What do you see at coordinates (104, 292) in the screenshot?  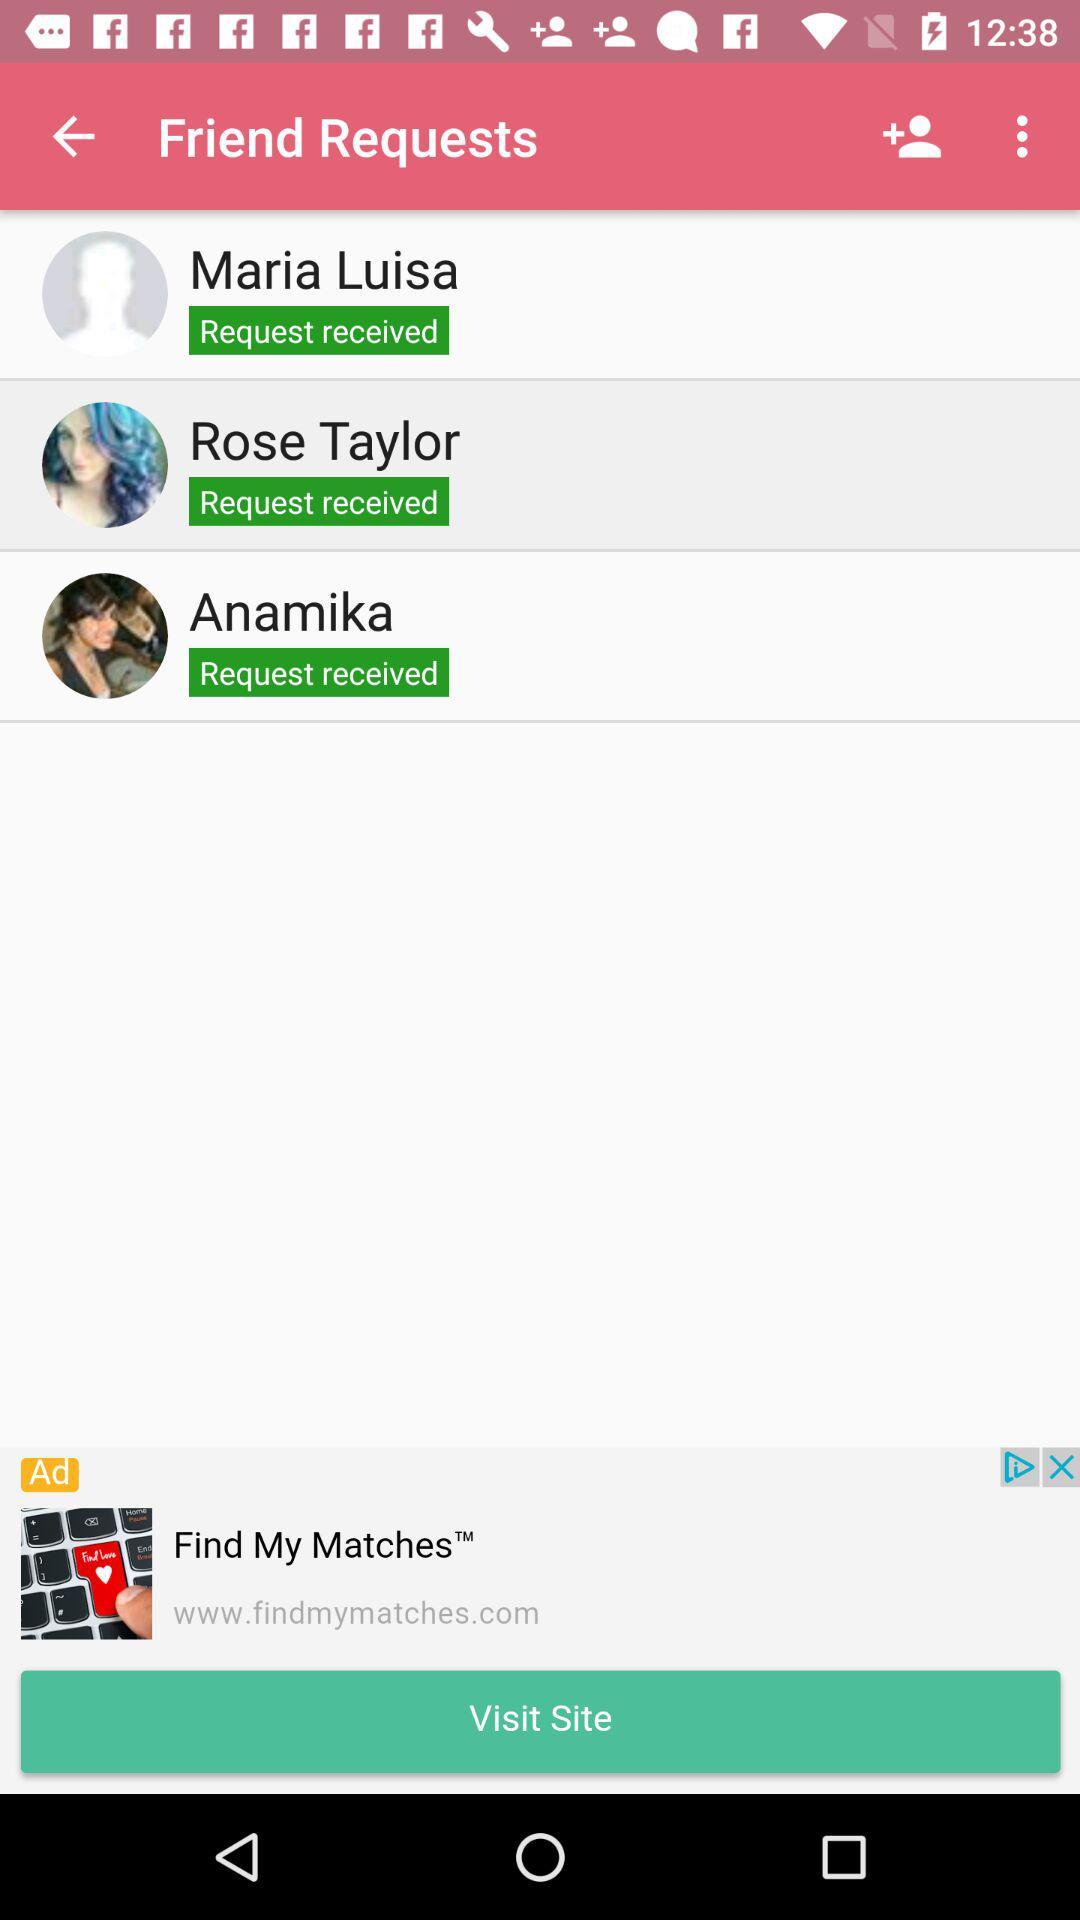 I see `the image at lest side of maria luisa` at bounding box center [104, 292].